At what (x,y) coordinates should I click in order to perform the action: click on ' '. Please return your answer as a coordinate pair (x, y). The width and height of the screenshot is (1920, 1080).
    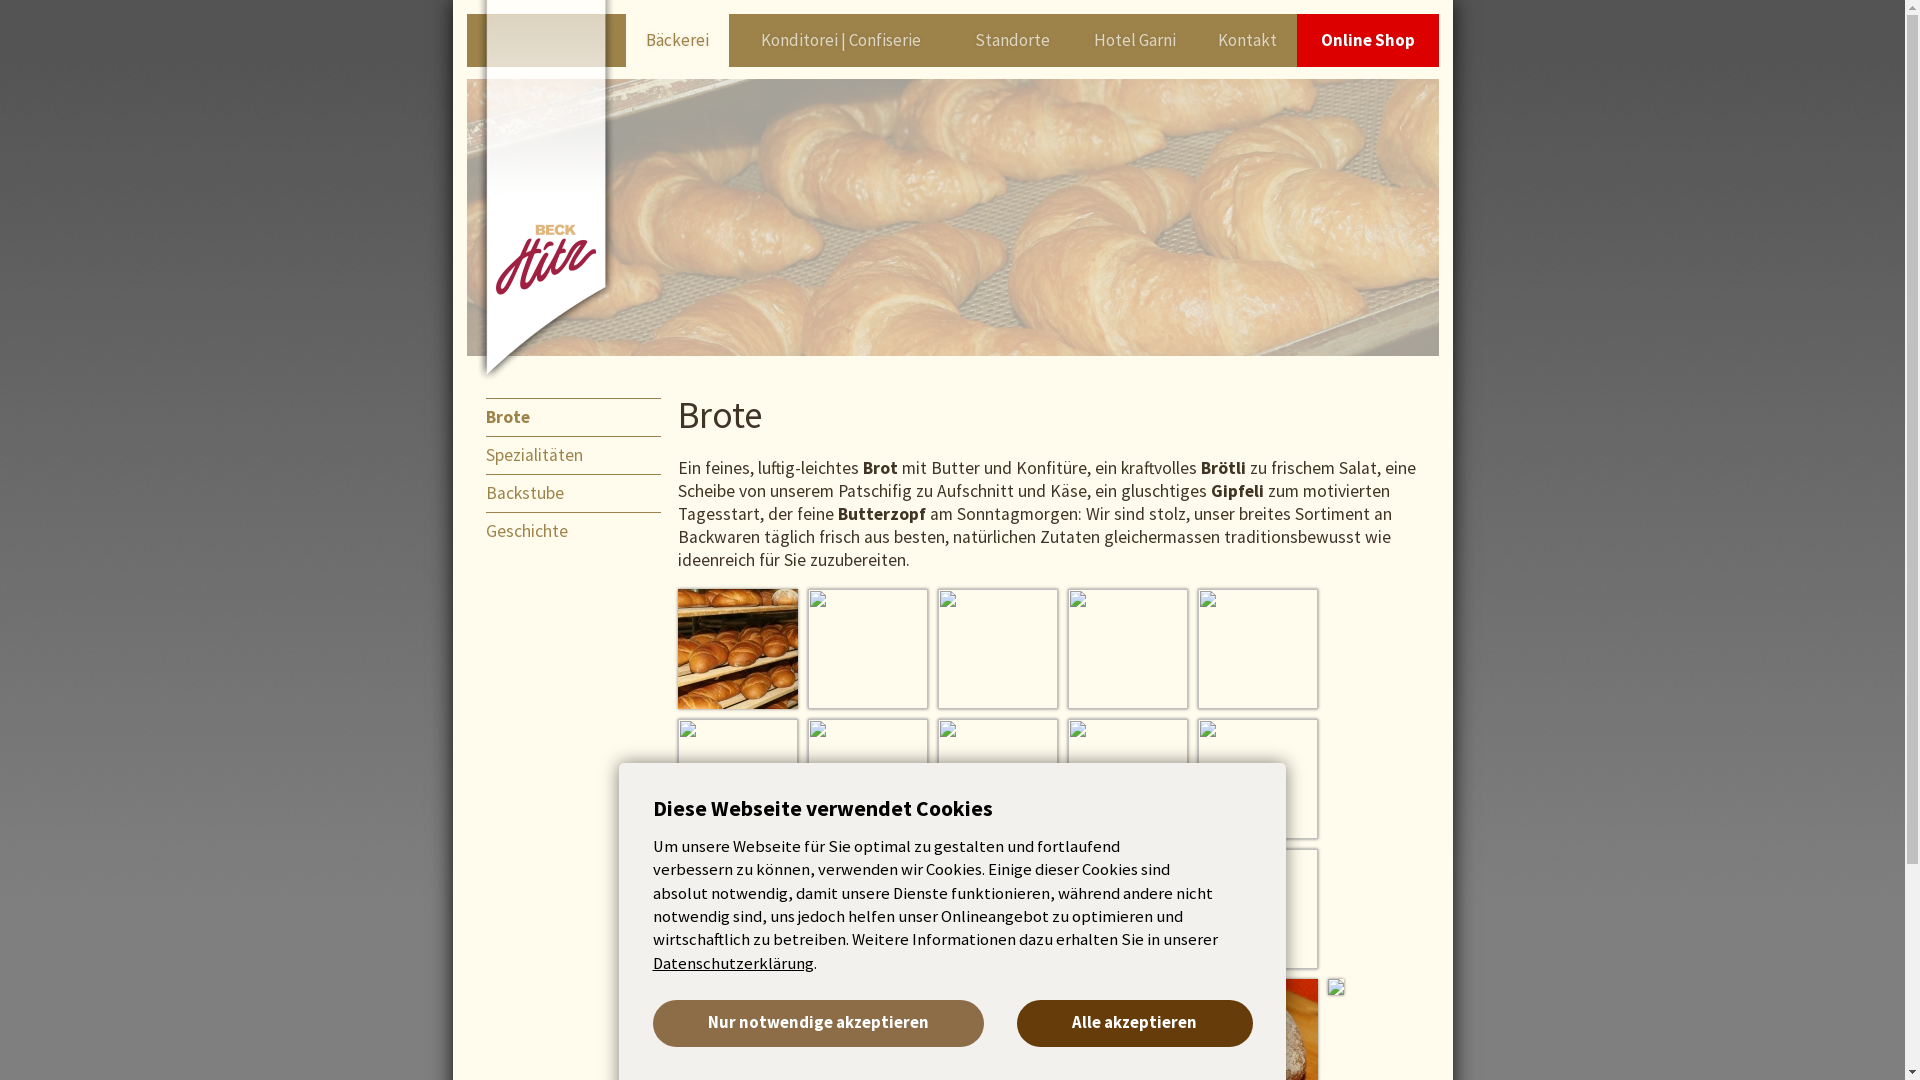
    Looking at the image, I should click on (1067, 648).